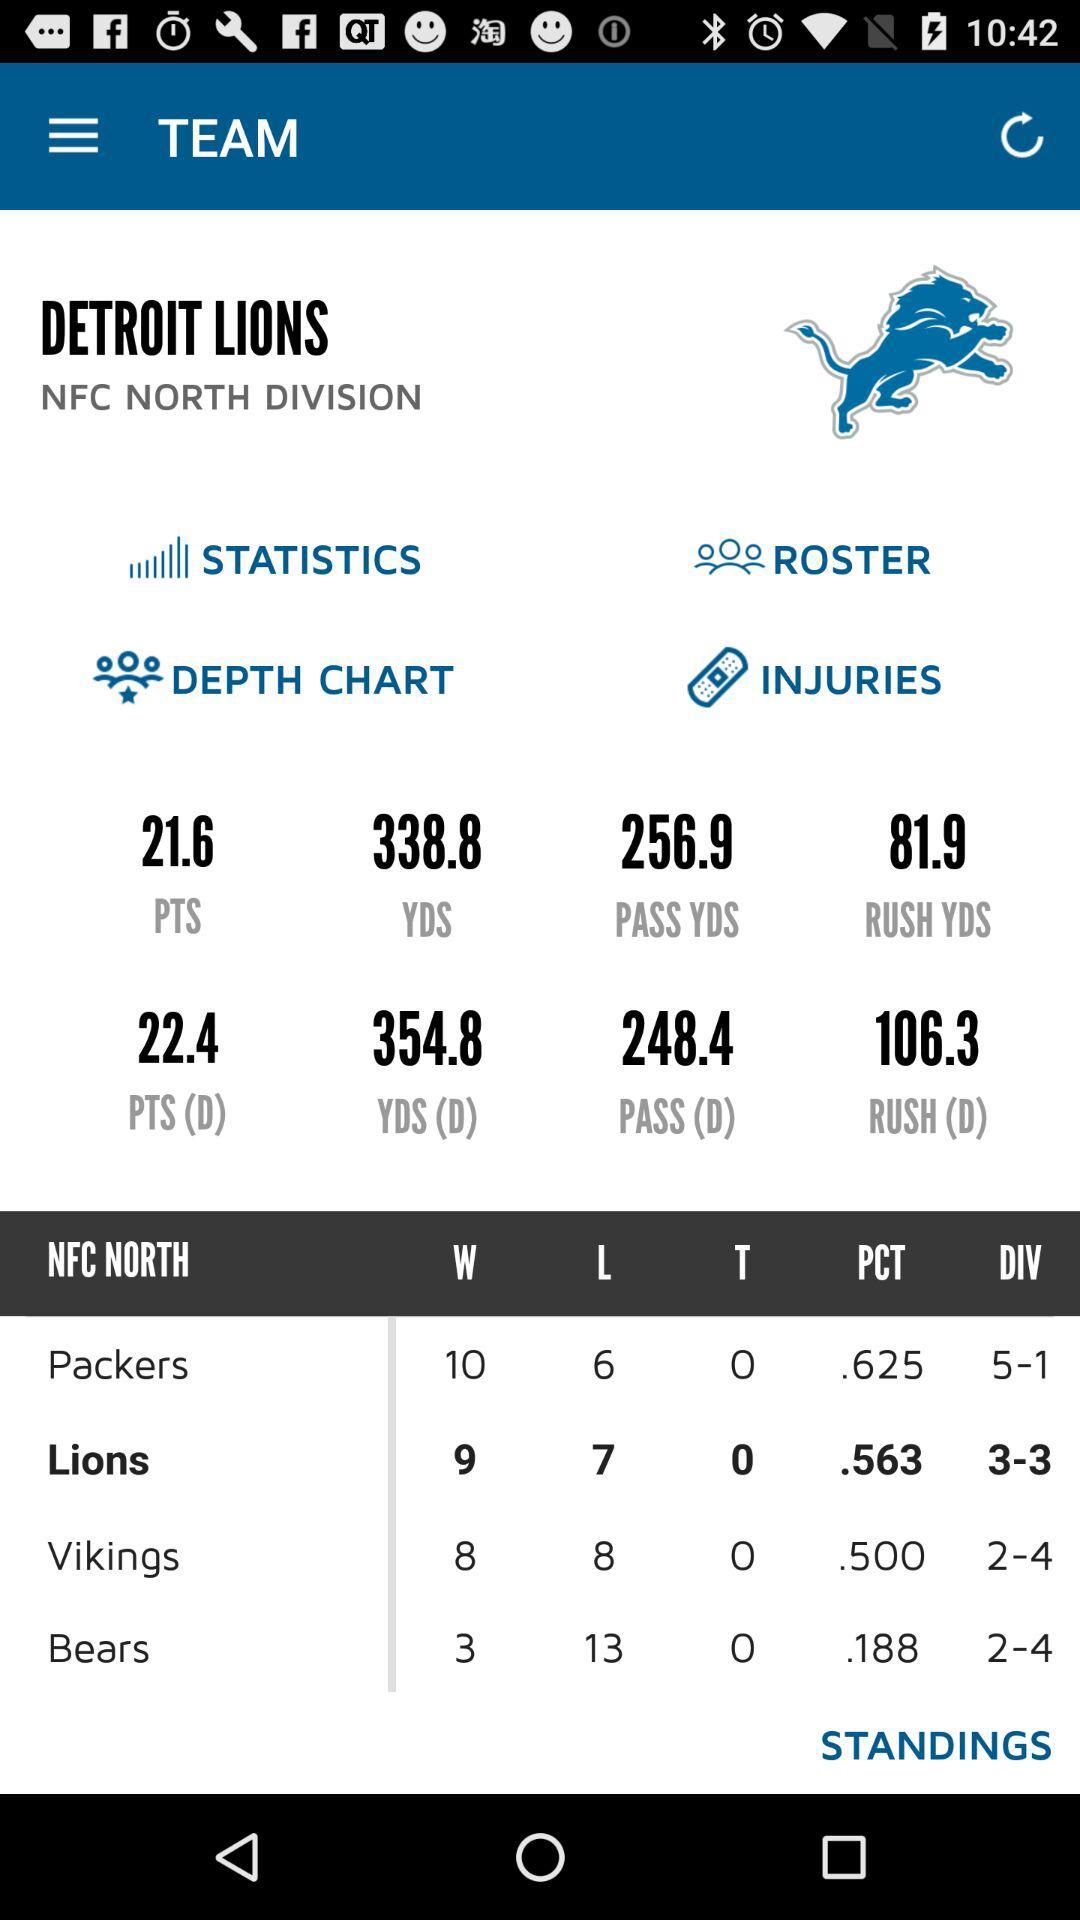 Image resolution: width=1080 pixels, height=1920 pixels. What do you see at coordinates (603, 1262) in the screenshot?
I see `the item next to w icon` at bounding box center [603, 1262].